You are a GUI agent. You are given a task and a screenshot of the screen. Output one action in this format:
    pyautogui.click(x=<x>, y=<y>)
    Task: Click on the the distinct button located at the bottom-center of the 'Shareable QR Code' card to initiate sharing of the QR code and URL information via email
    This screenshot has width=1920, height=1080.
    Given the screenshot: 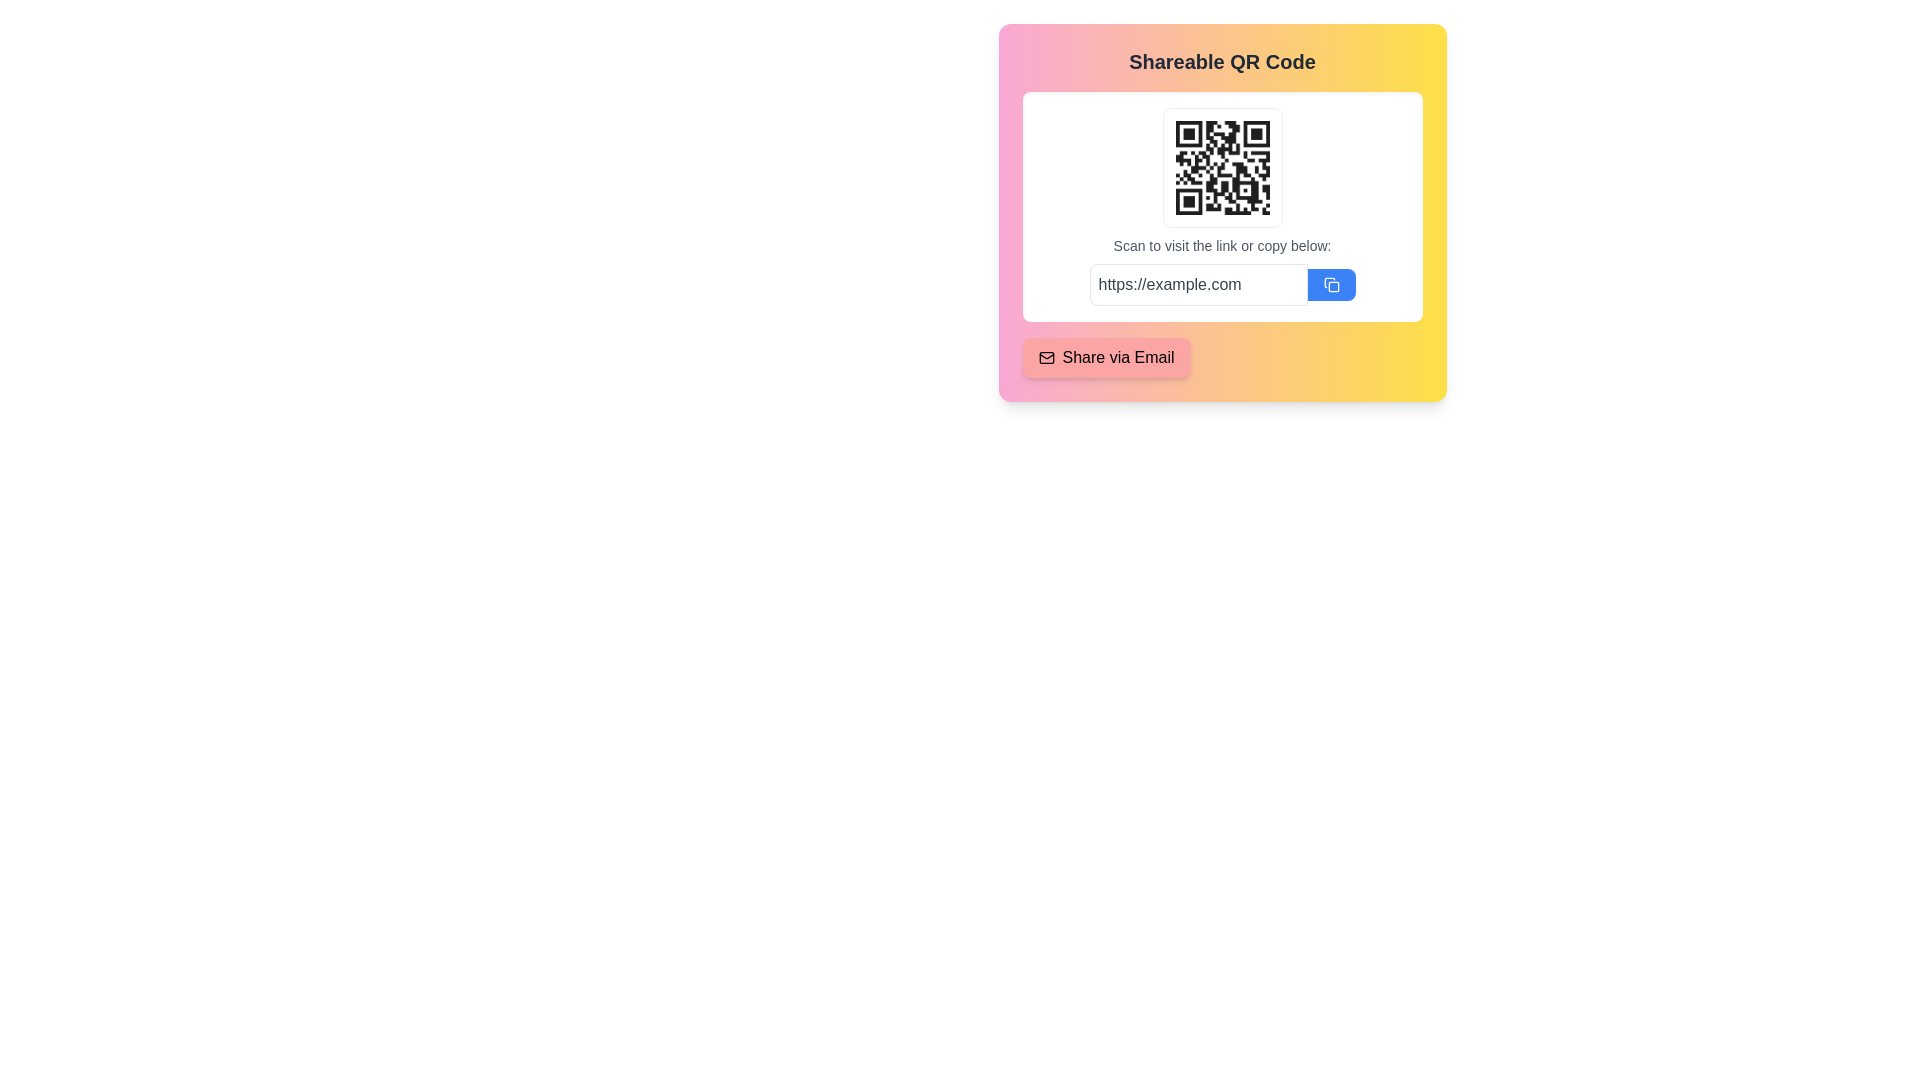 What is the action you would take?
    pyautogui.click(x=1105, y=357)
    